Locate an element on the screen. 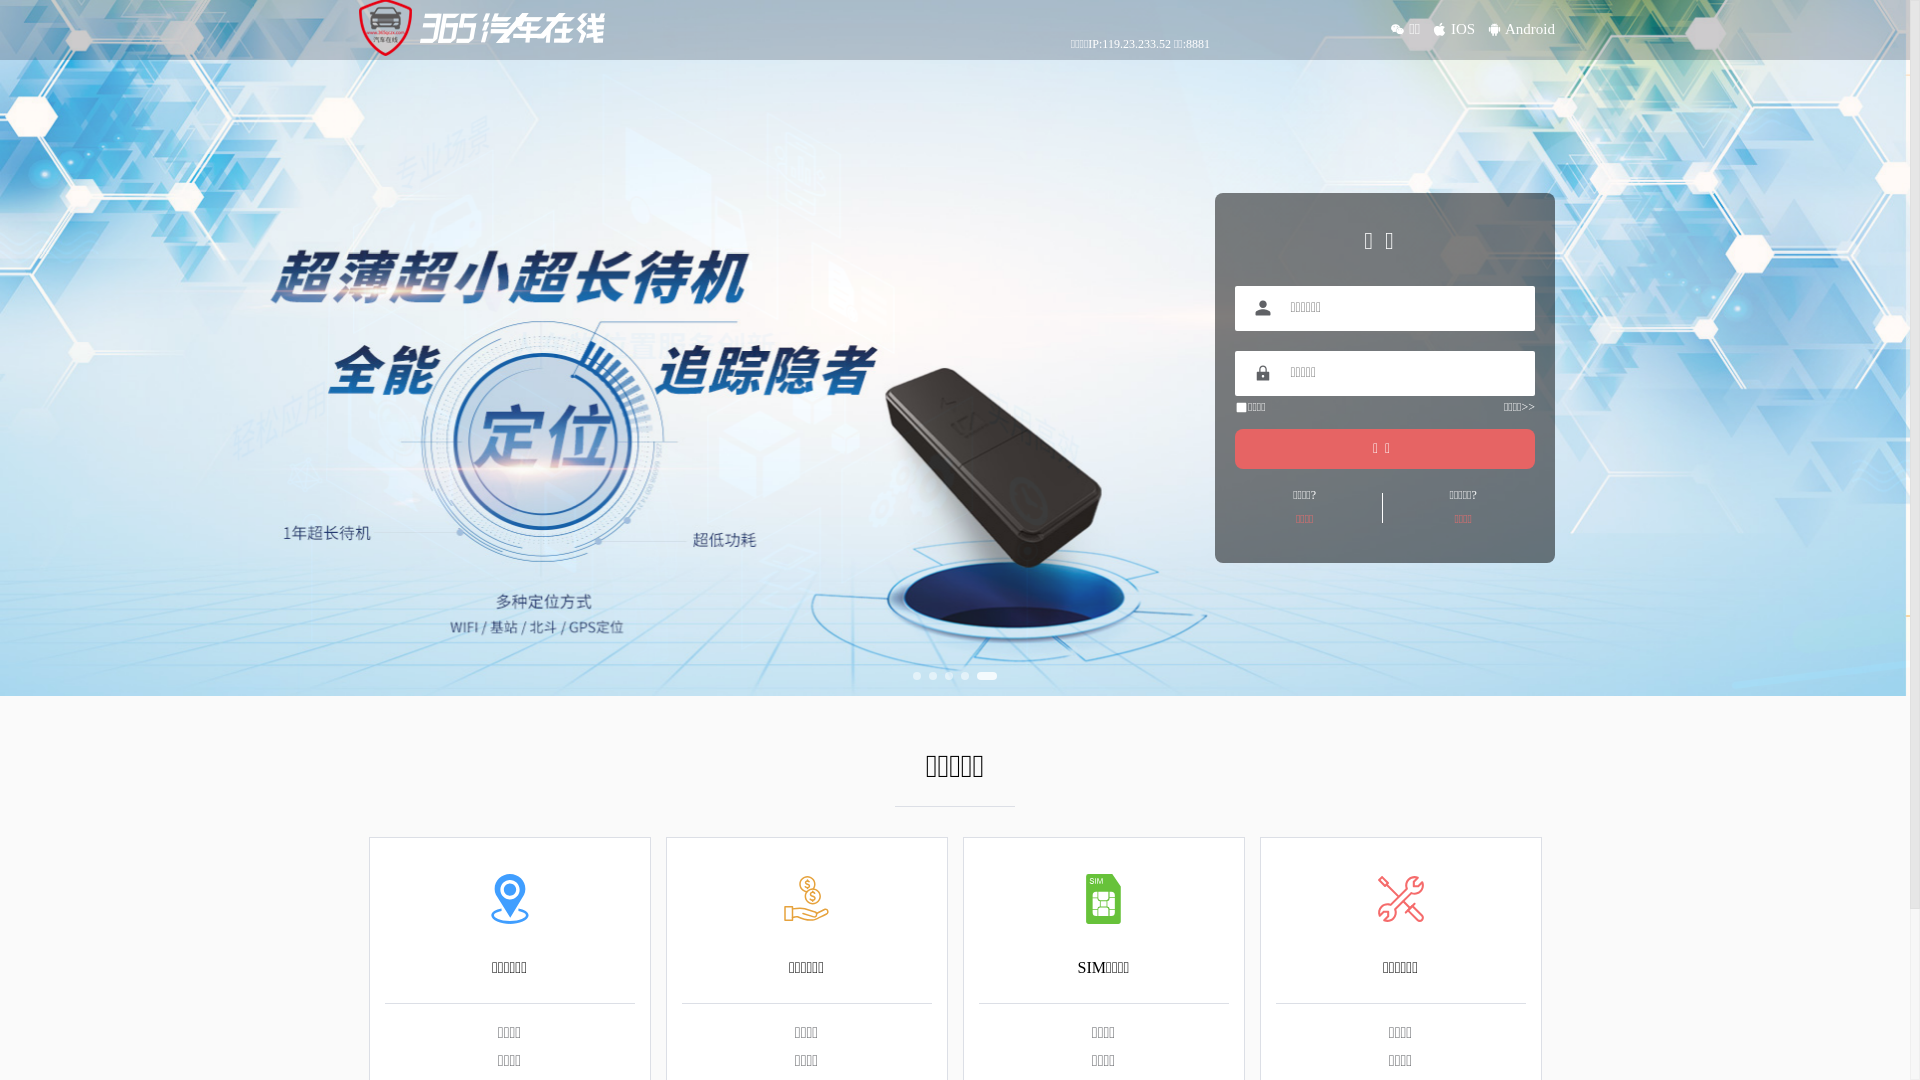 The image size is (1920, 1080). 'IOS' is located at coordinates (1463, 29).